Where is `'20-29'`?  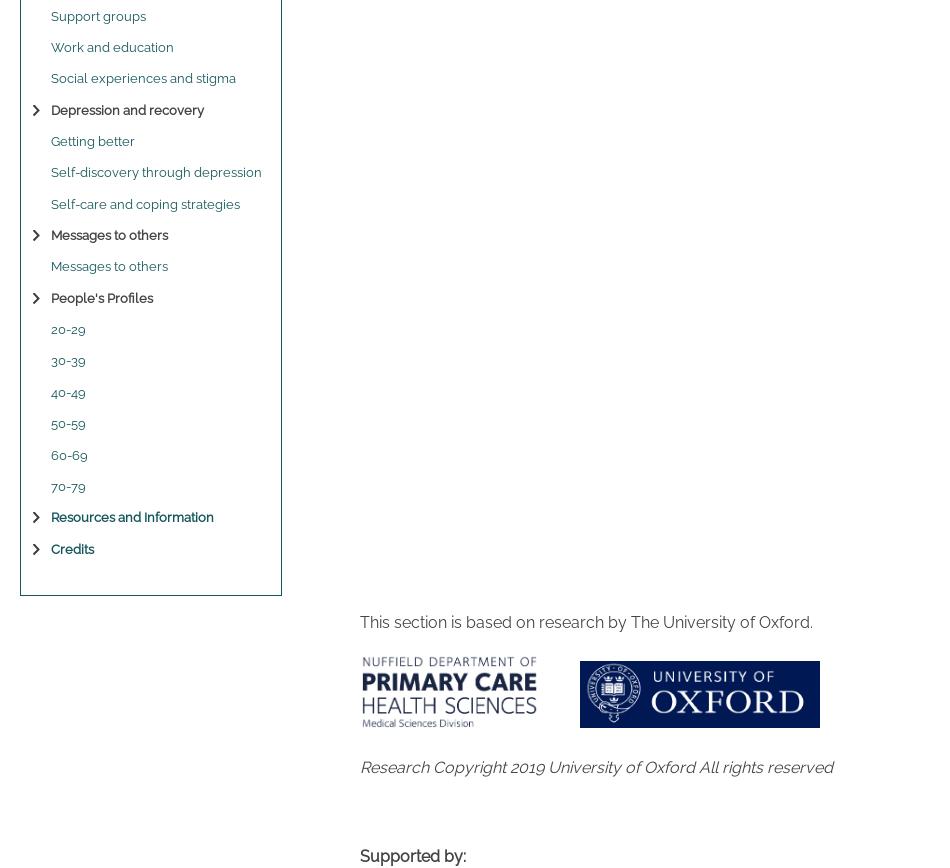 '20-29' is located at coordinates (51, 329).